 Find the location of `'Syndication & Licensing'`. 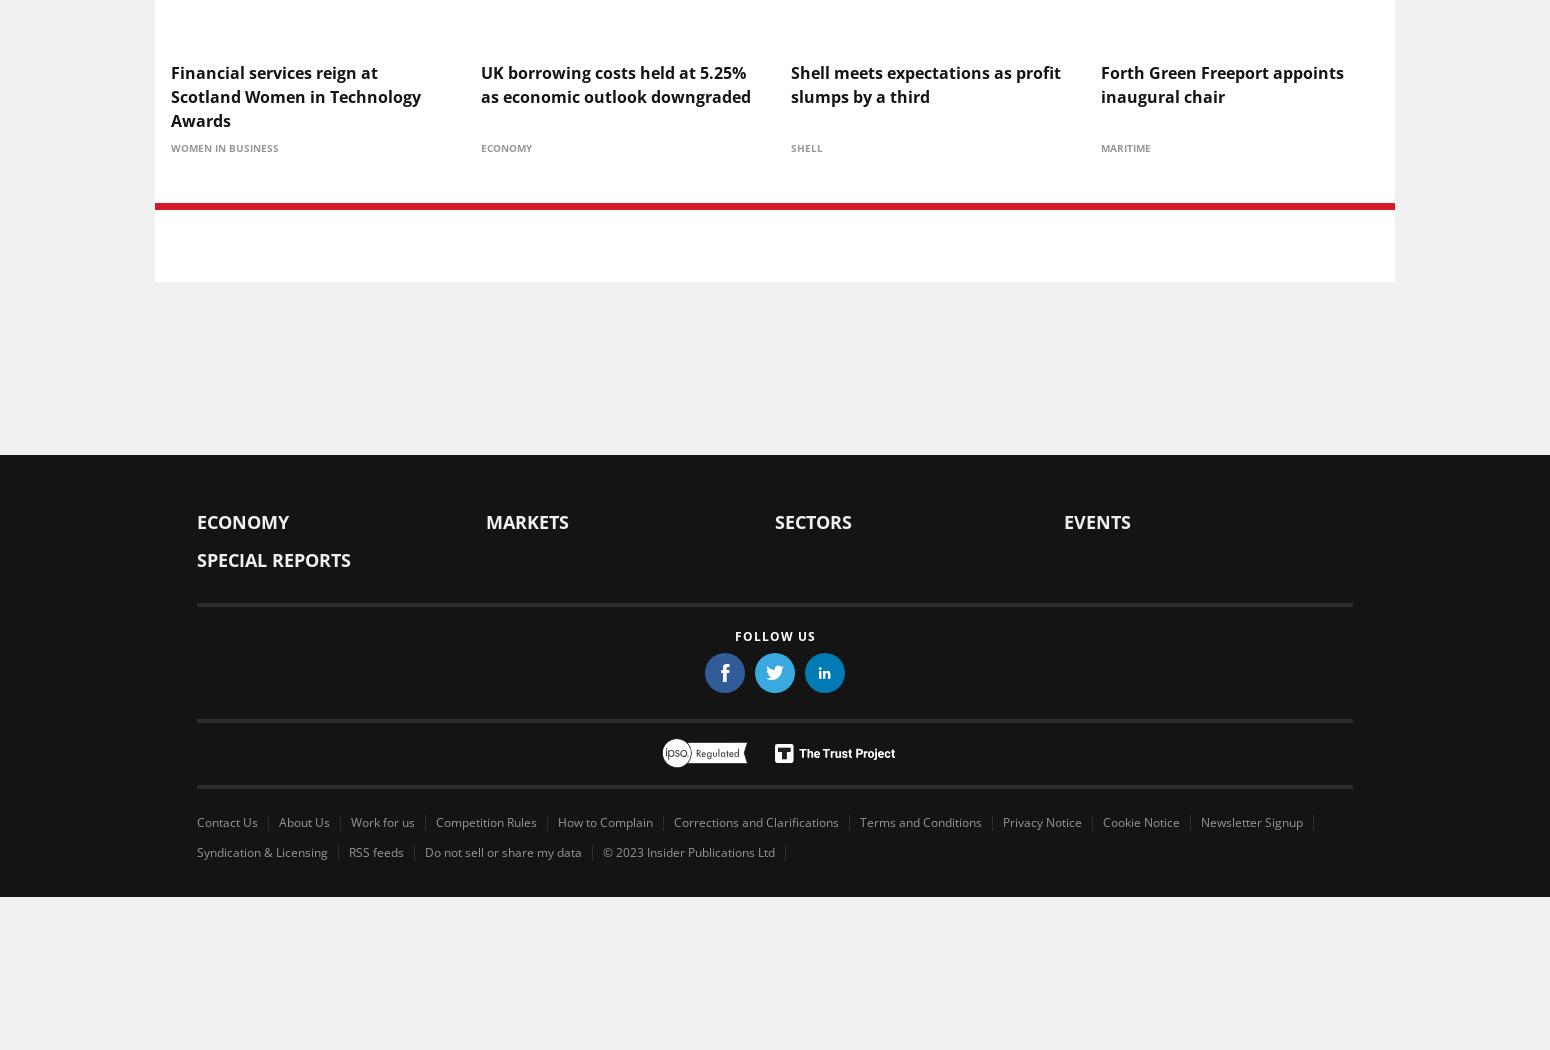

'Syndication & Licensing' is located at coordinates (262, 851).